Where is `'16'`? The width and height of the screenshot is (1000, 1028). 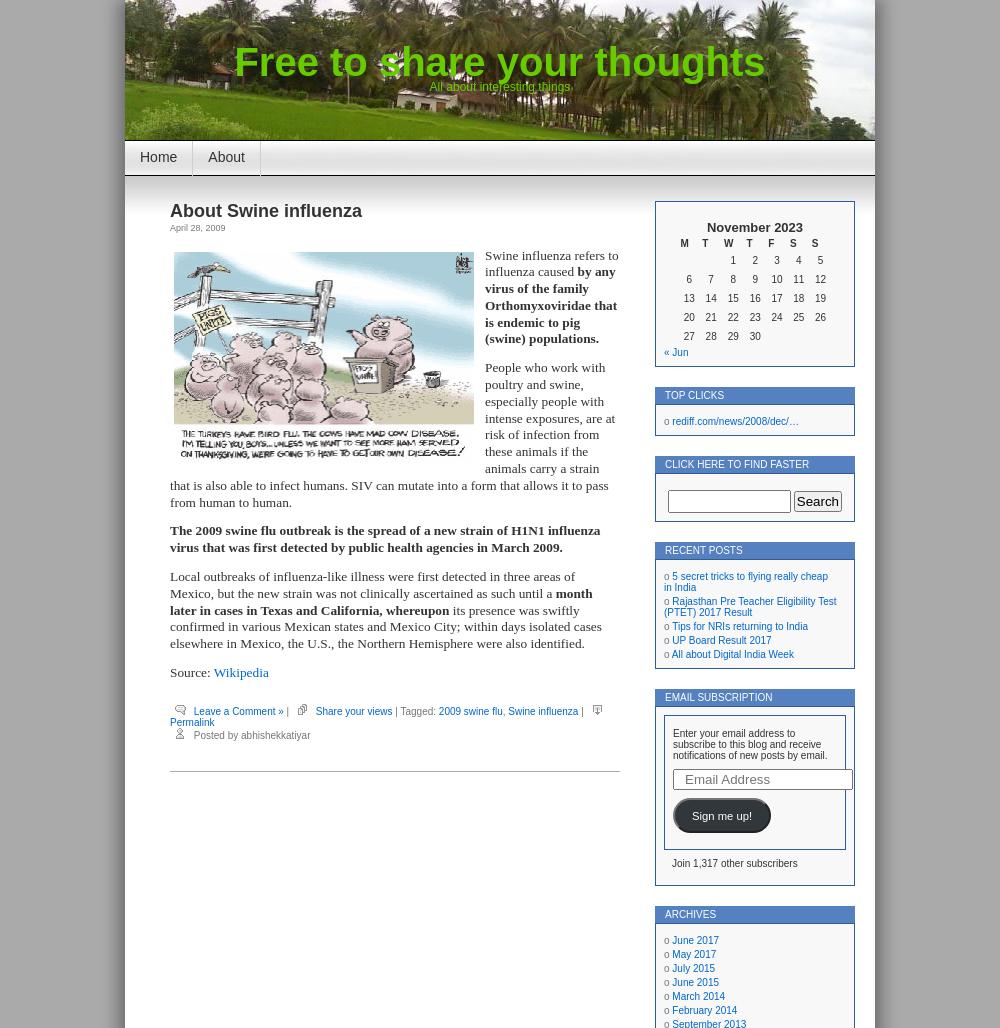
'16' is located at coordinates (748, 298).